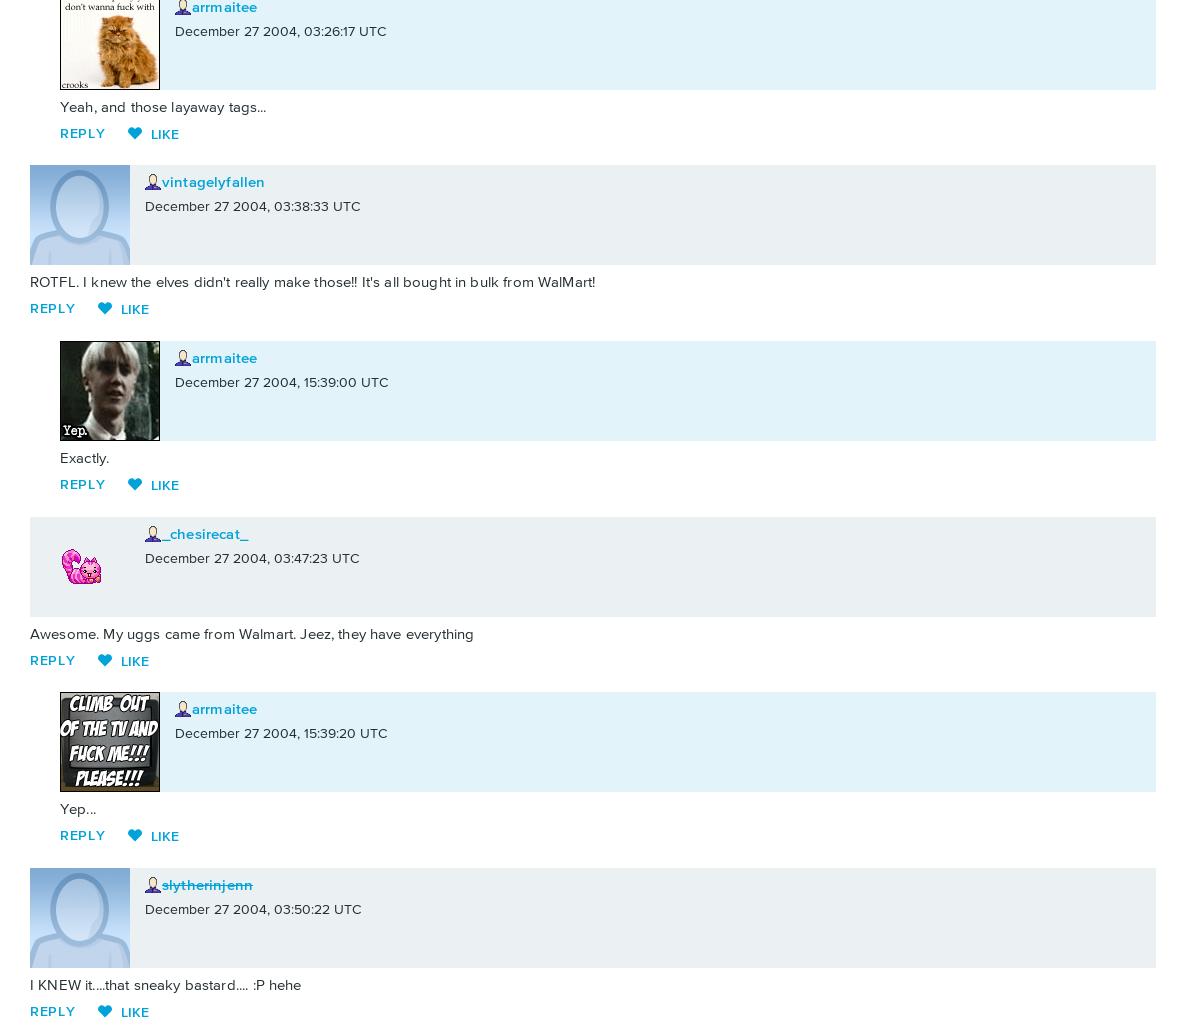  I want to click on 'slytherinjenn', so click(206, 883).